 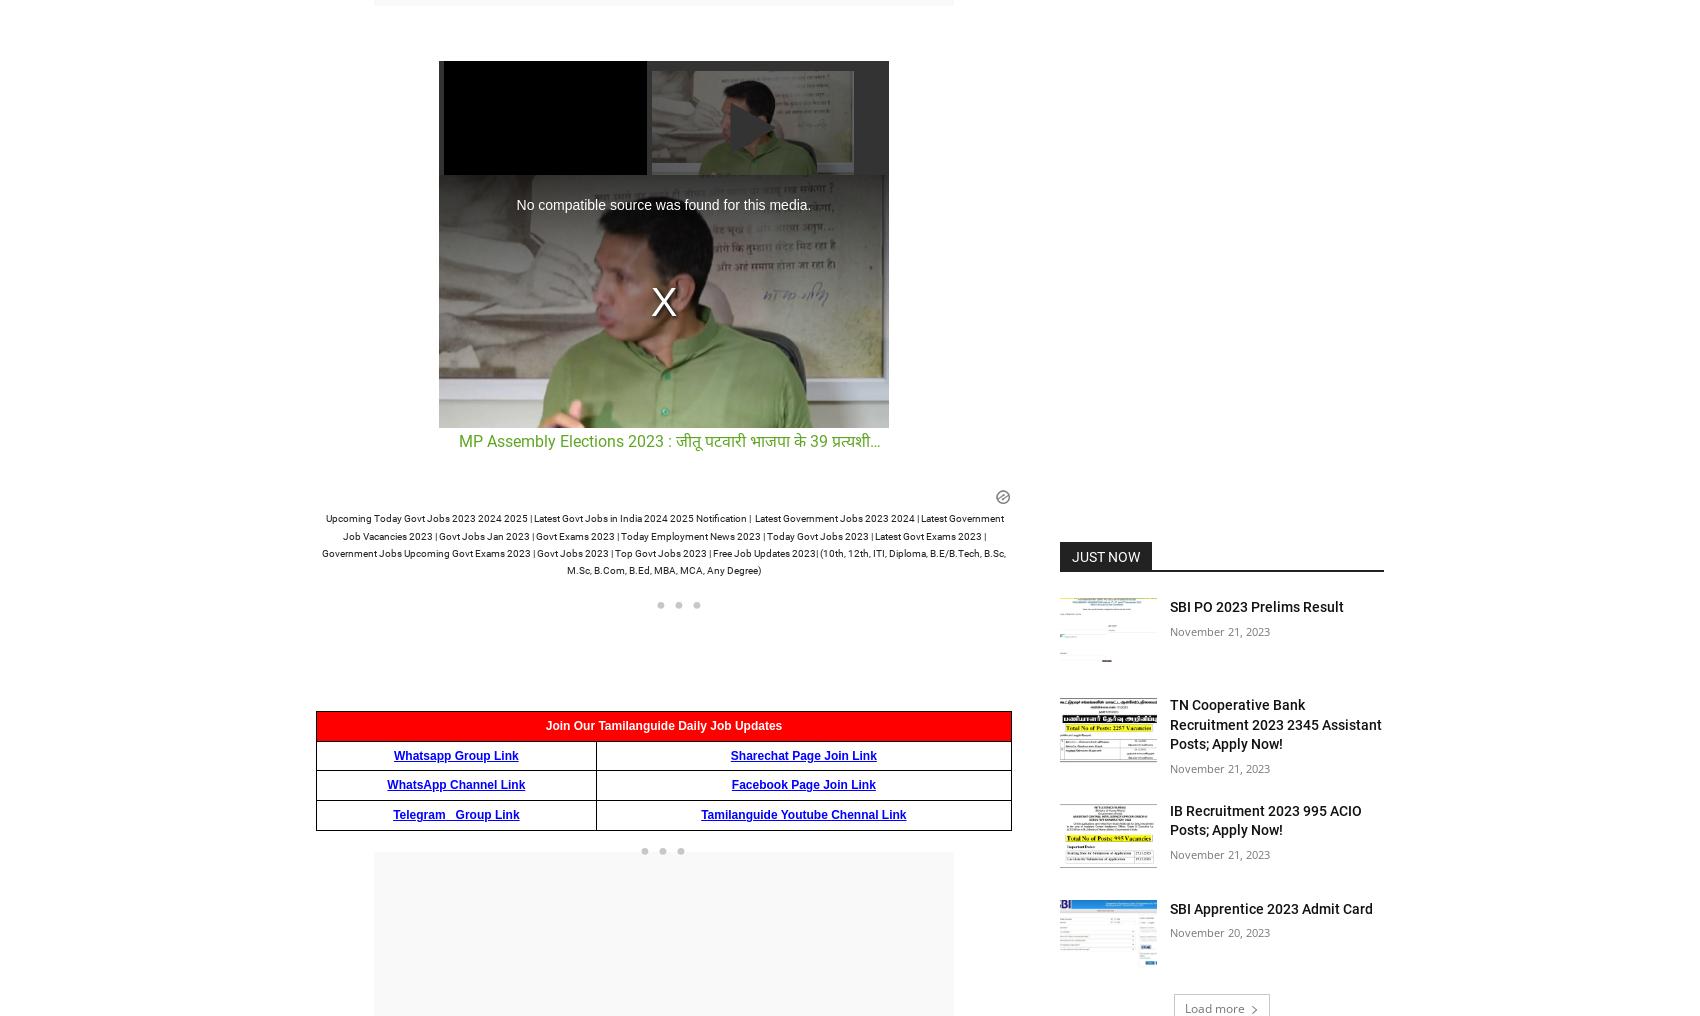 What do you see at coordinates (802, 814) in the screenshot?
I see `'Tamilanguide Youtube Chennal Link'` at bounding box center [802, 814].